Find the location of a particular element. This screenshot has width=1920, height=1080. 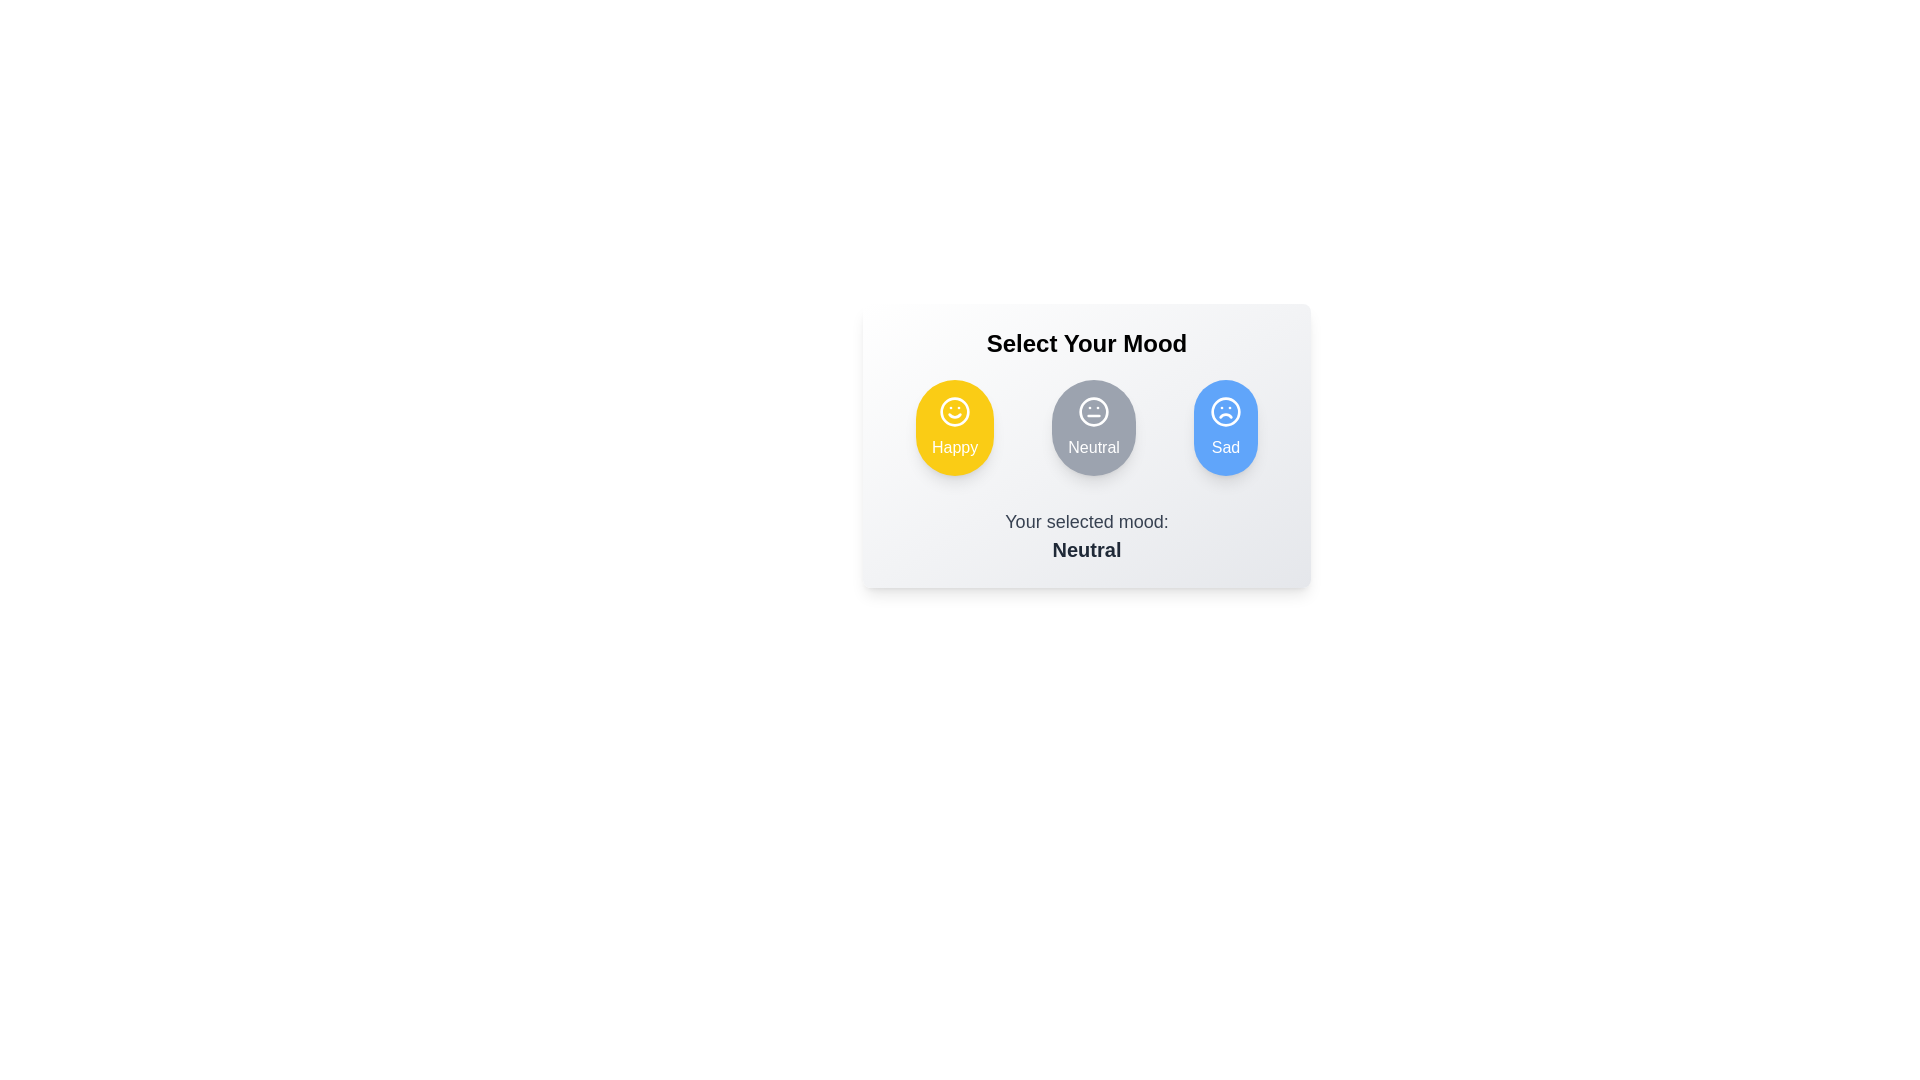

the Circle element that represents the outer ring of the face icon indicating a sad mood within the SVG graphic of the 'Sad' button is located at coordinates (1224, 411).